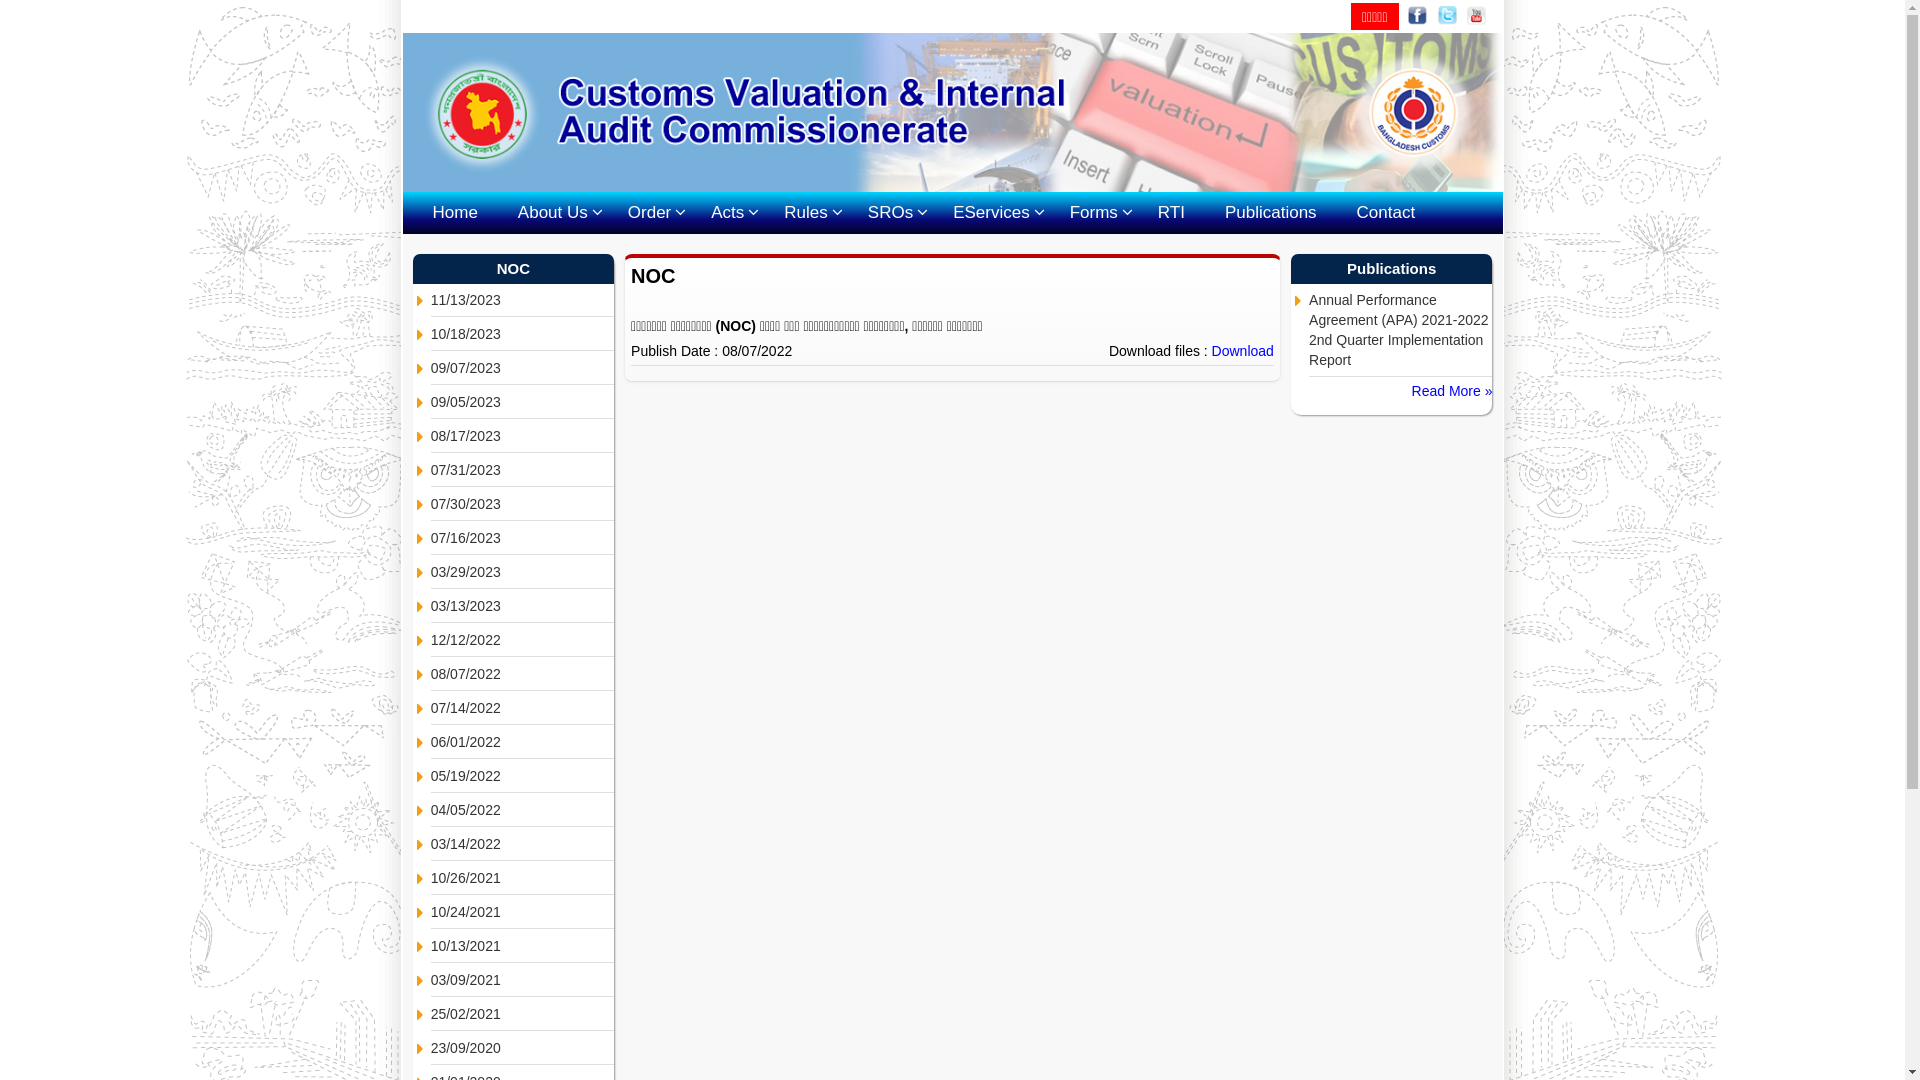 The image size is (1920, 1080). What do you see at coordinates (522, 844) in the screenshot?
I see `'03/14/2022'` at bounding box center [522, 844].